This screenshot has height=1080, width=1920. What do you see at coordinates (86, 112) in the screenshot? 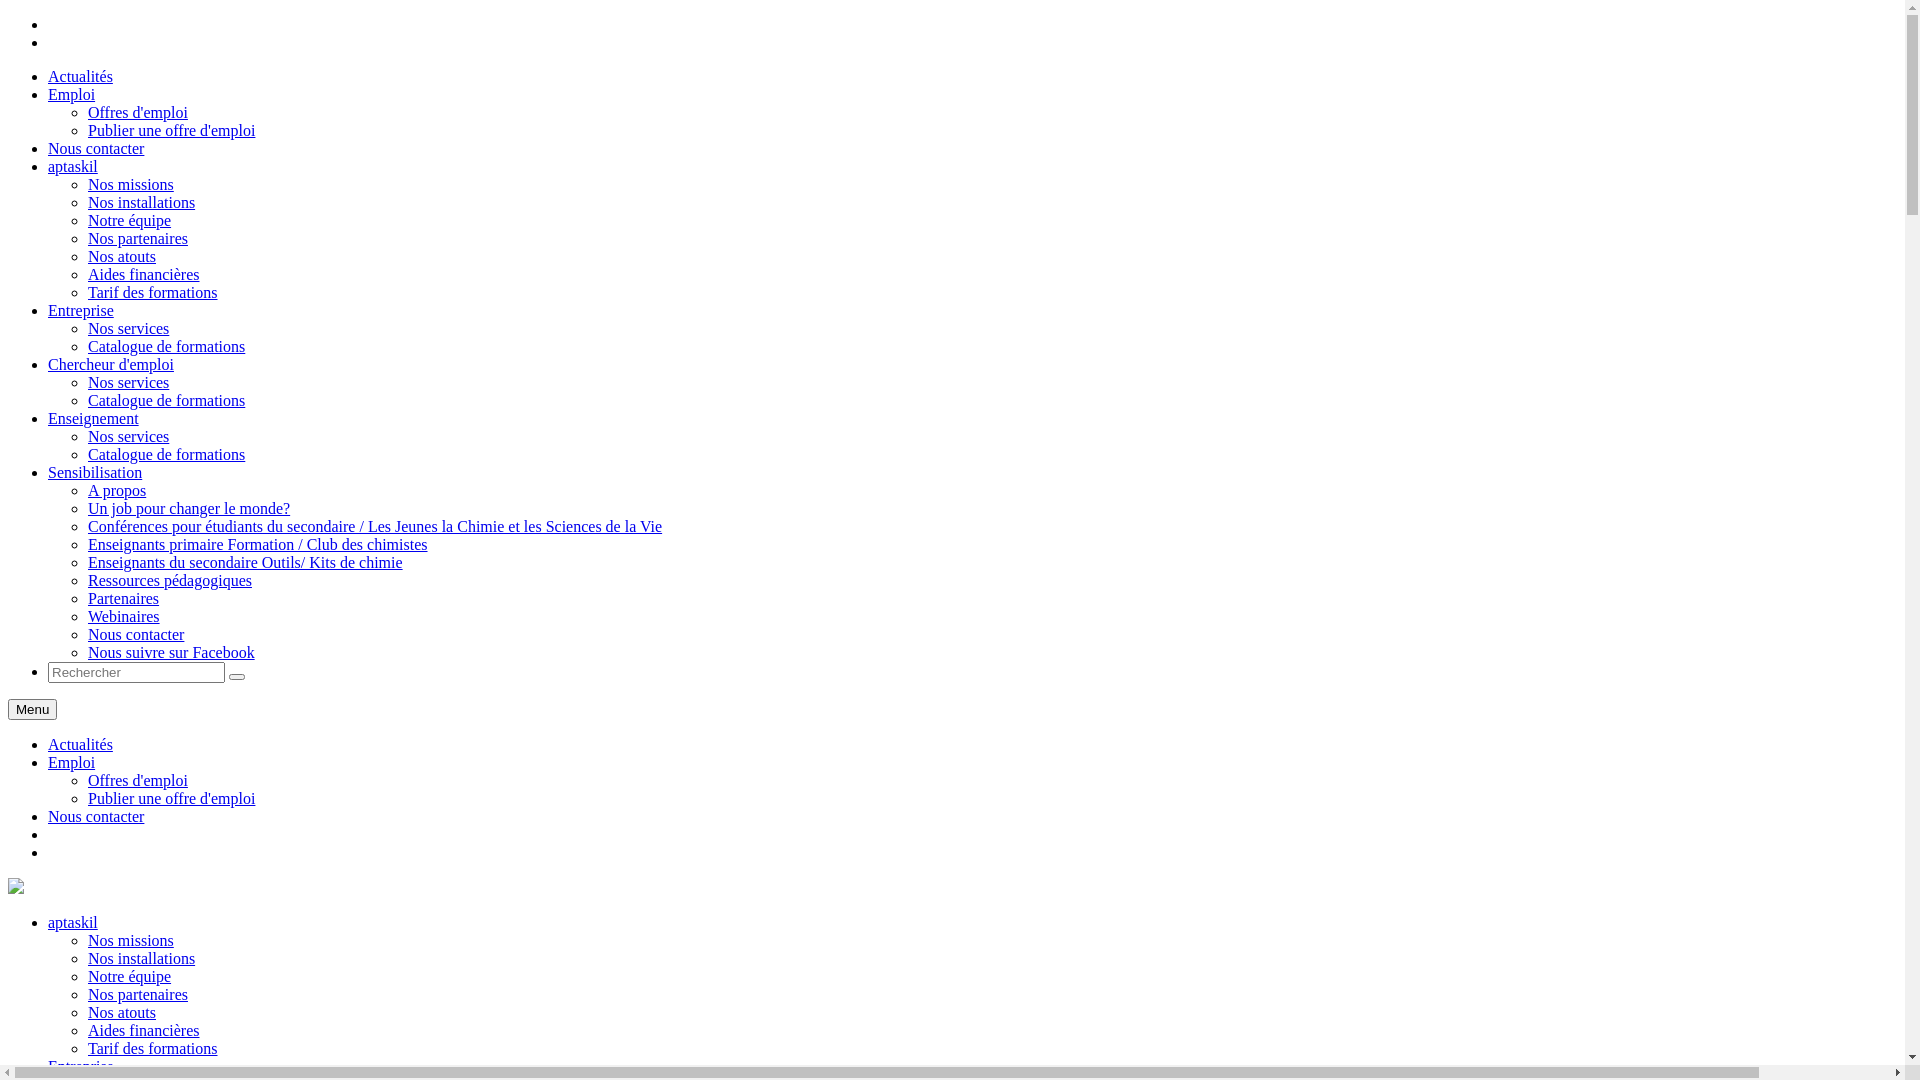
I see `'Offres d'emploi'` at bounding box center [86, 112].